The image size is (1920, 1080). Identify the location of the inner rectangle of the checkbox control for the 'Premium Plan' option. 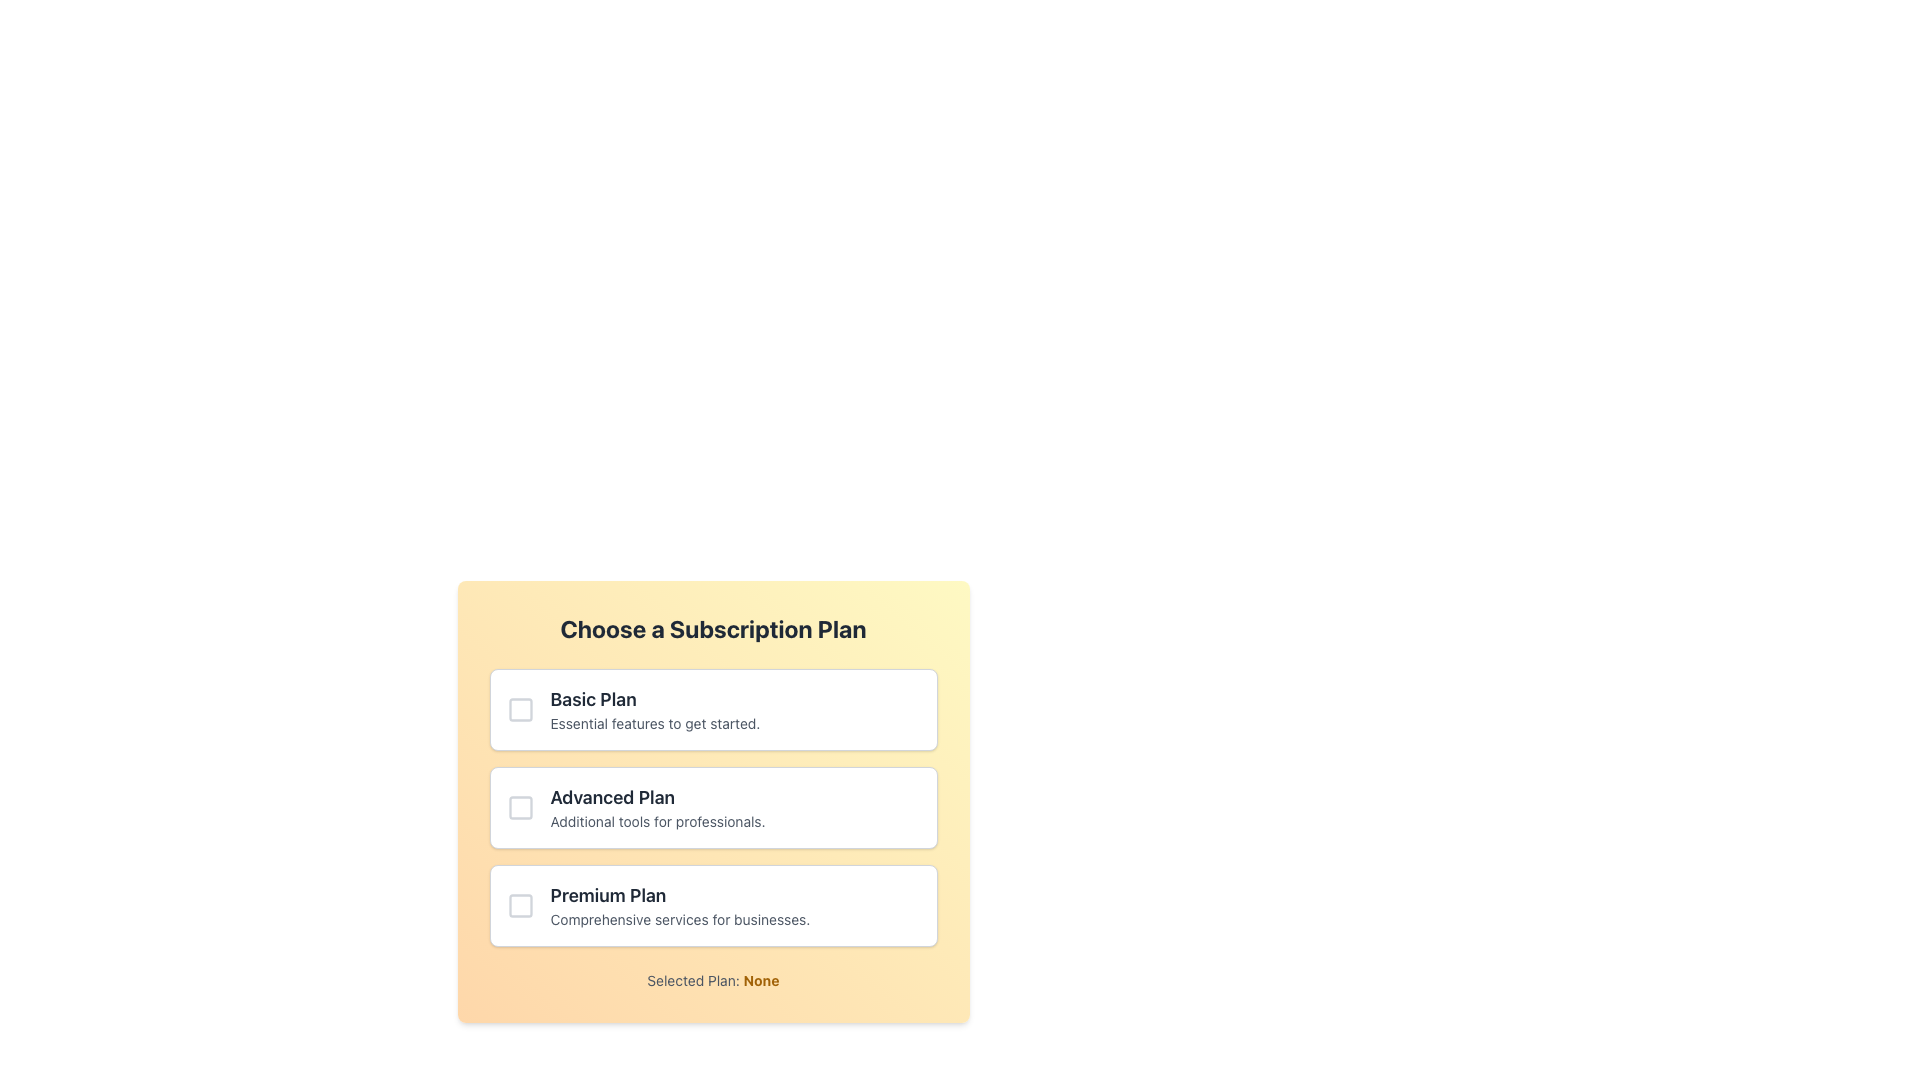
(520, 906).